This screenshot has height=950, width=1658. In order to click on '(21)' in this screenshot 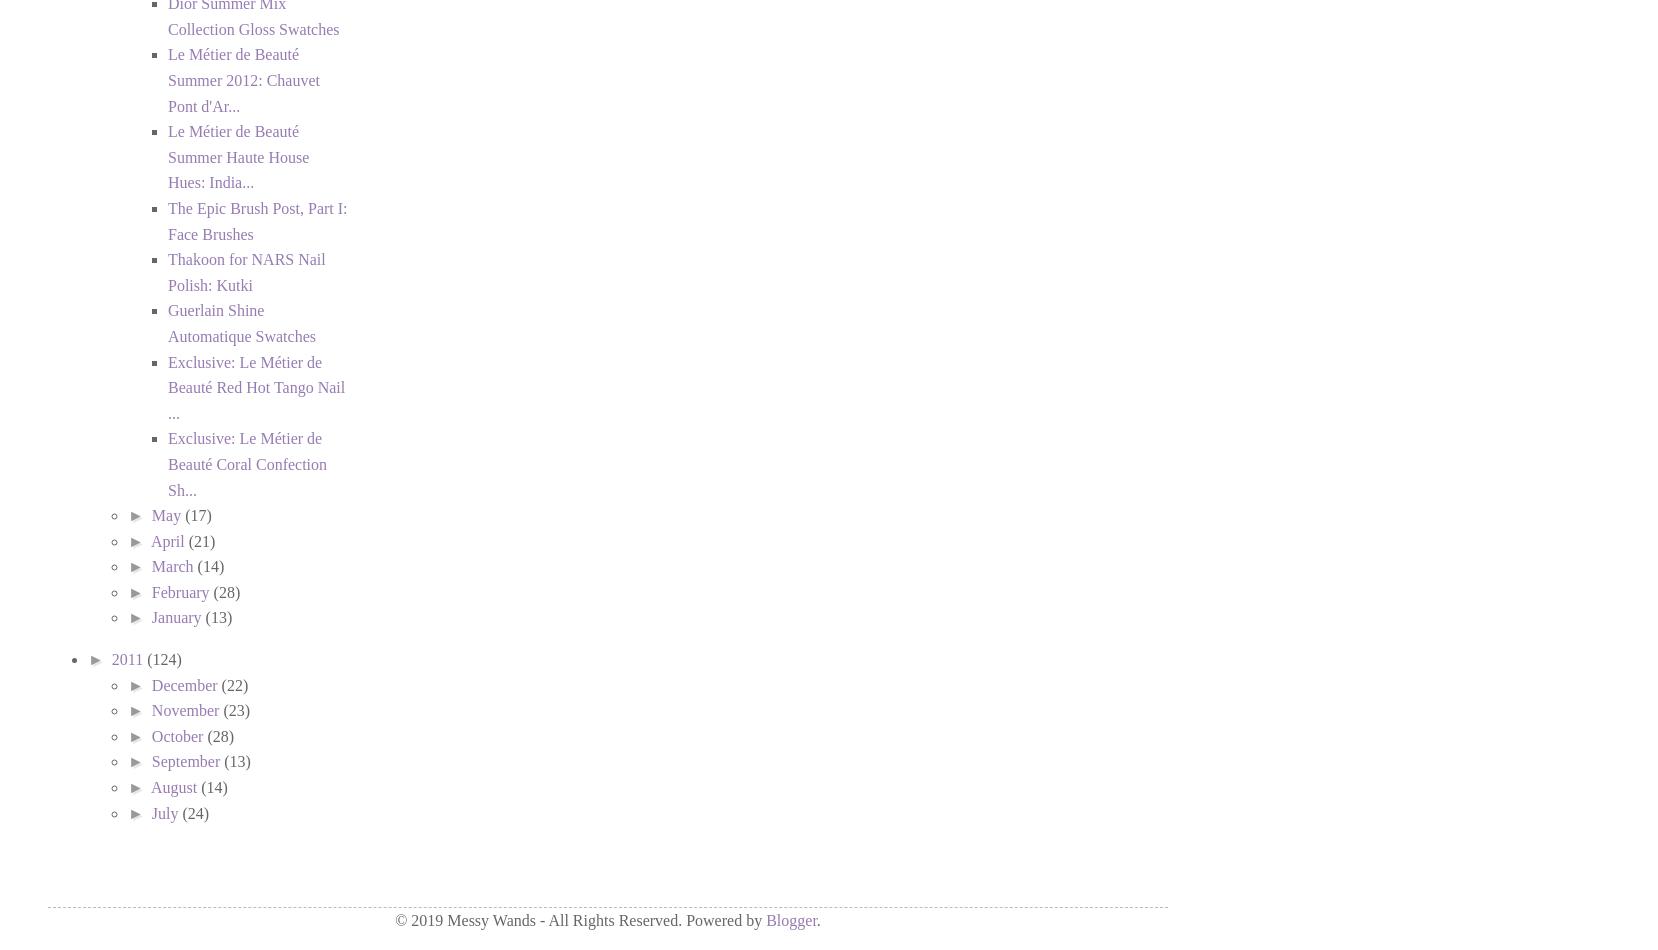, I will do `click(201, 540)`.